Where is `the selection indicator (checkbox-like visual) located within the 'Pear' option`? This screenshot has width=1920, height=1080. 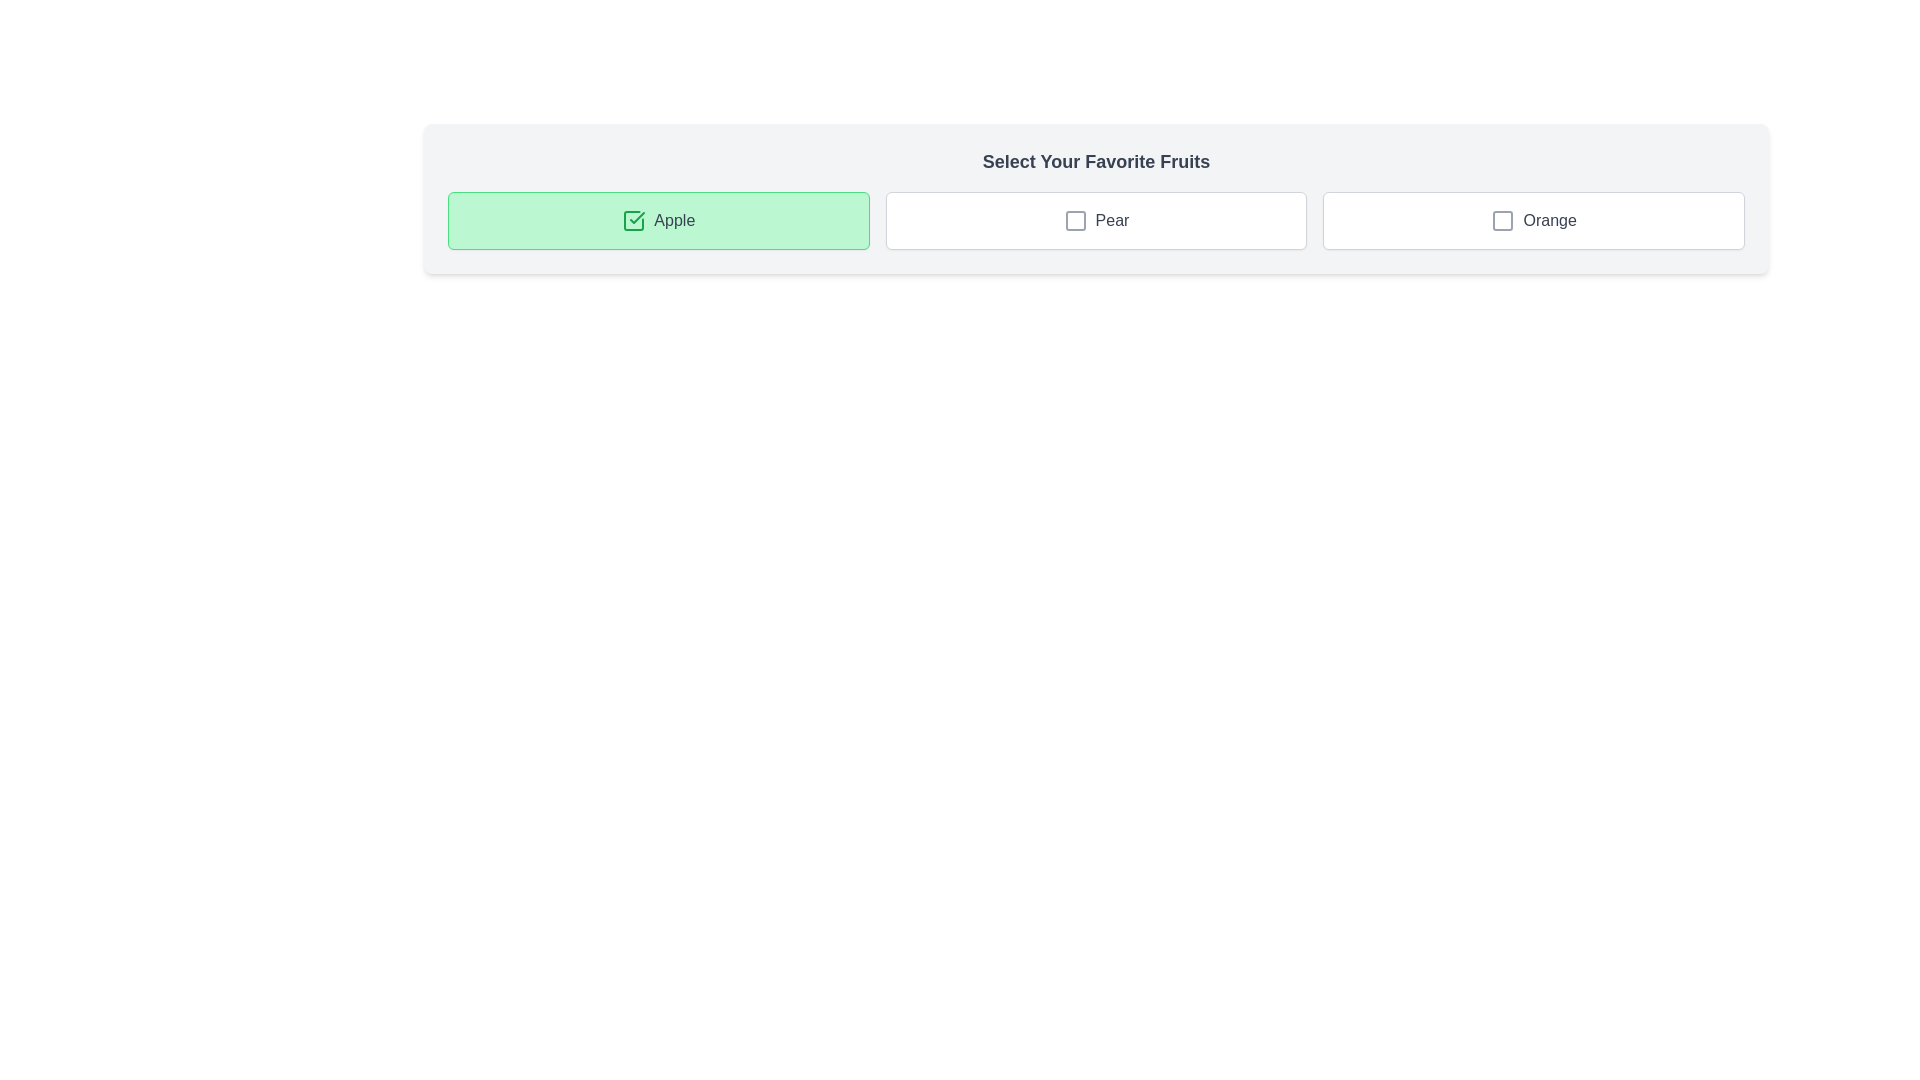 the selection indicator (checkbox-like visual) located within the 'Pear' option is located at coordinates (1074, 220).